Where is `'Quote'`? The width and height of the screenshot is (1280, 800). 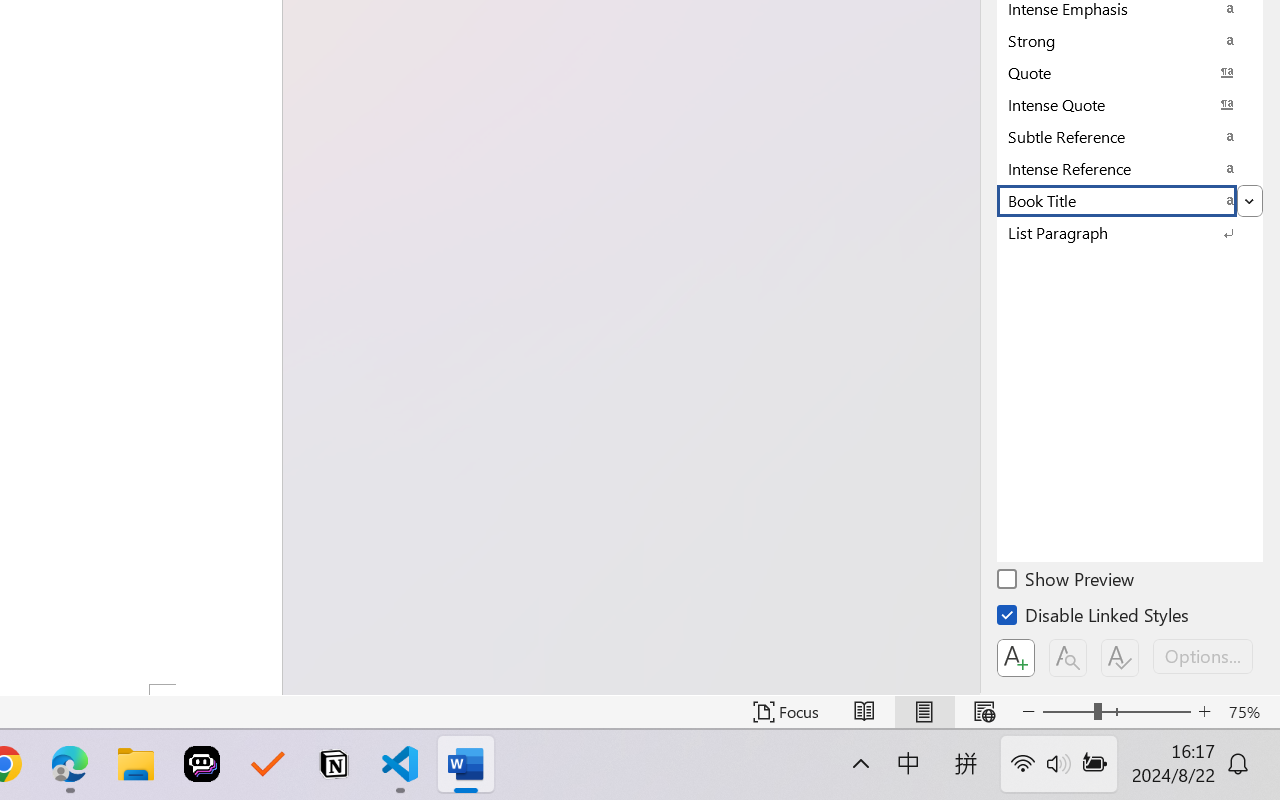 'Quote' is located at coordinates (1130, 72).